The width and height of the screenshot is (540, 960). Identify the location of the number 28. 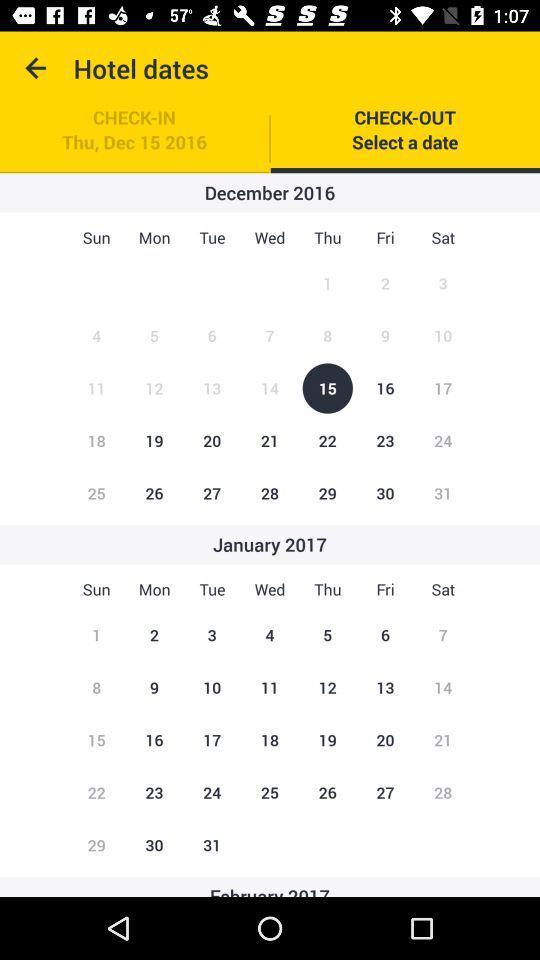
(270, 492).